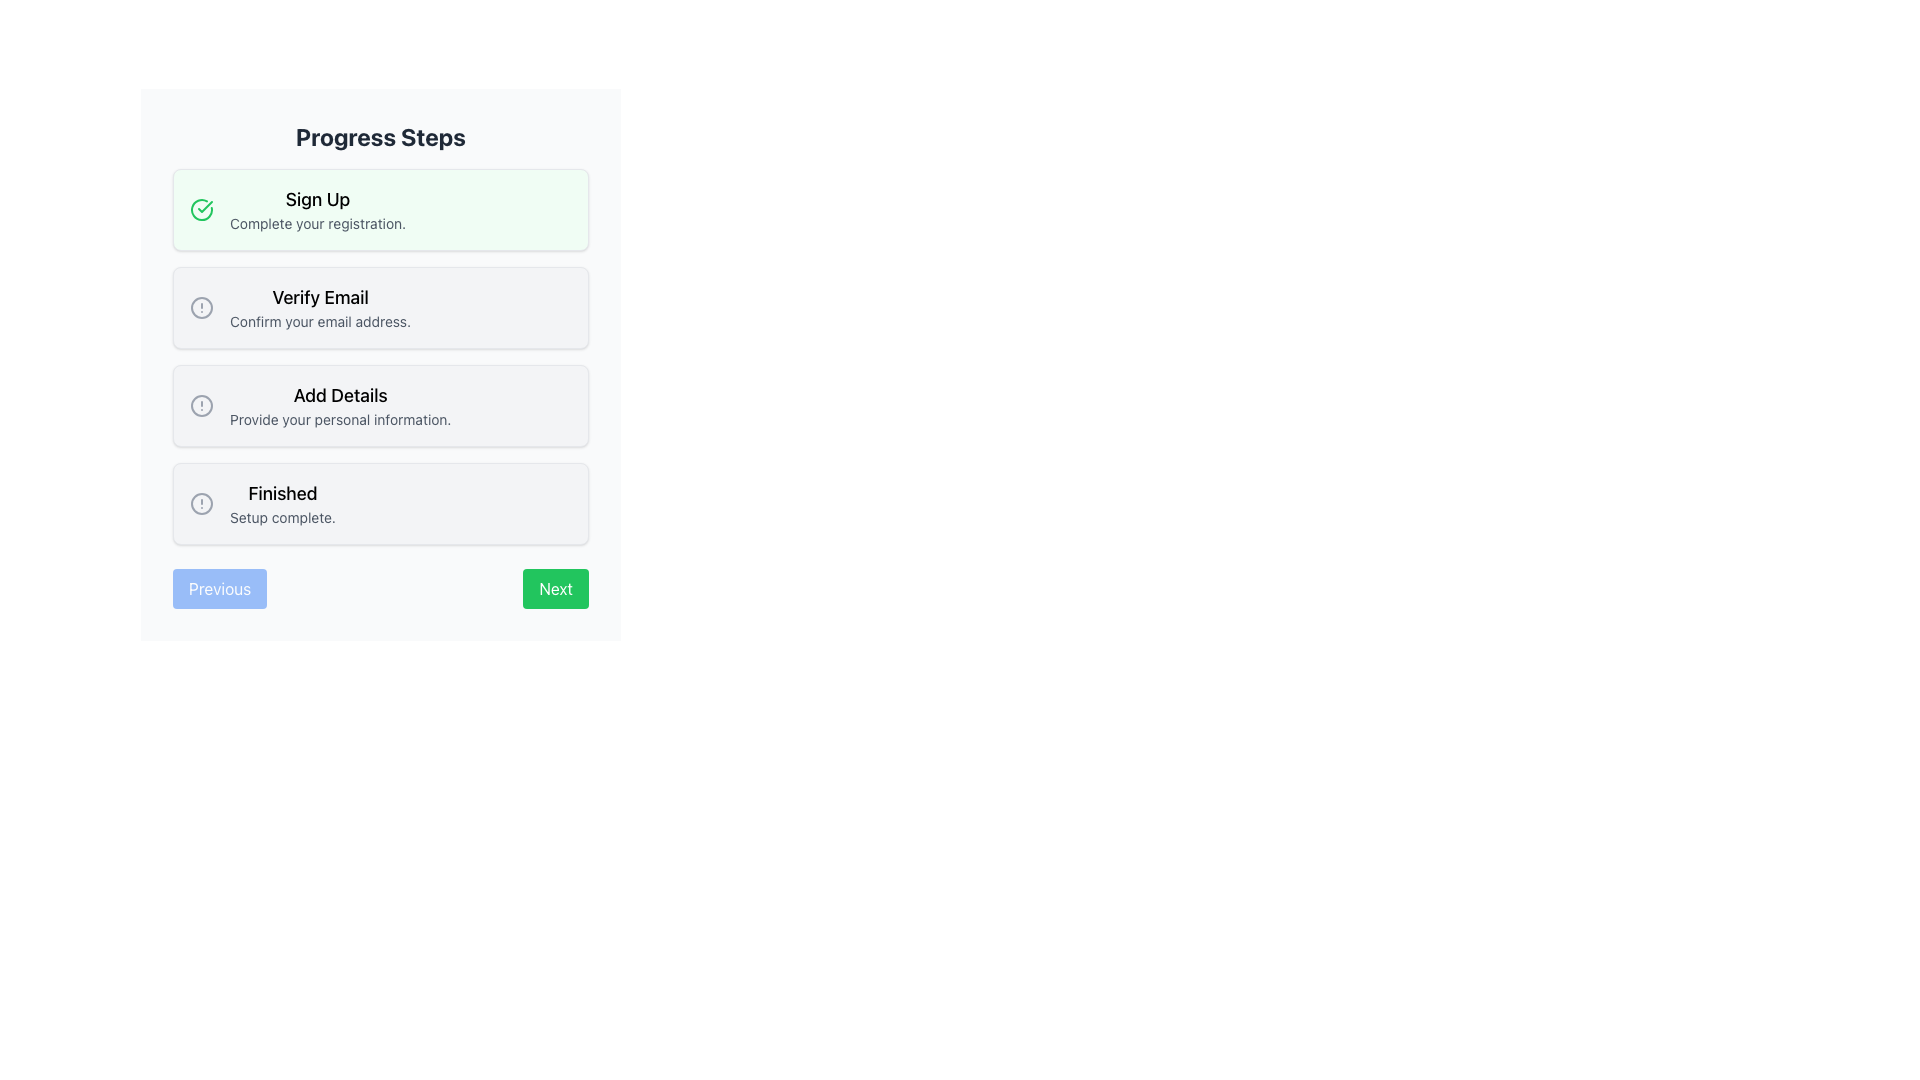 The height and width of the screenshot is (1080, 1920). What do you see at coordinates (340, 405) in the screenshot?
I see `the text block that provides information about the 'Add Details' step in the progress tracker, which is the third item in the vertical list of progress steps` at bounding box center [340, 405].